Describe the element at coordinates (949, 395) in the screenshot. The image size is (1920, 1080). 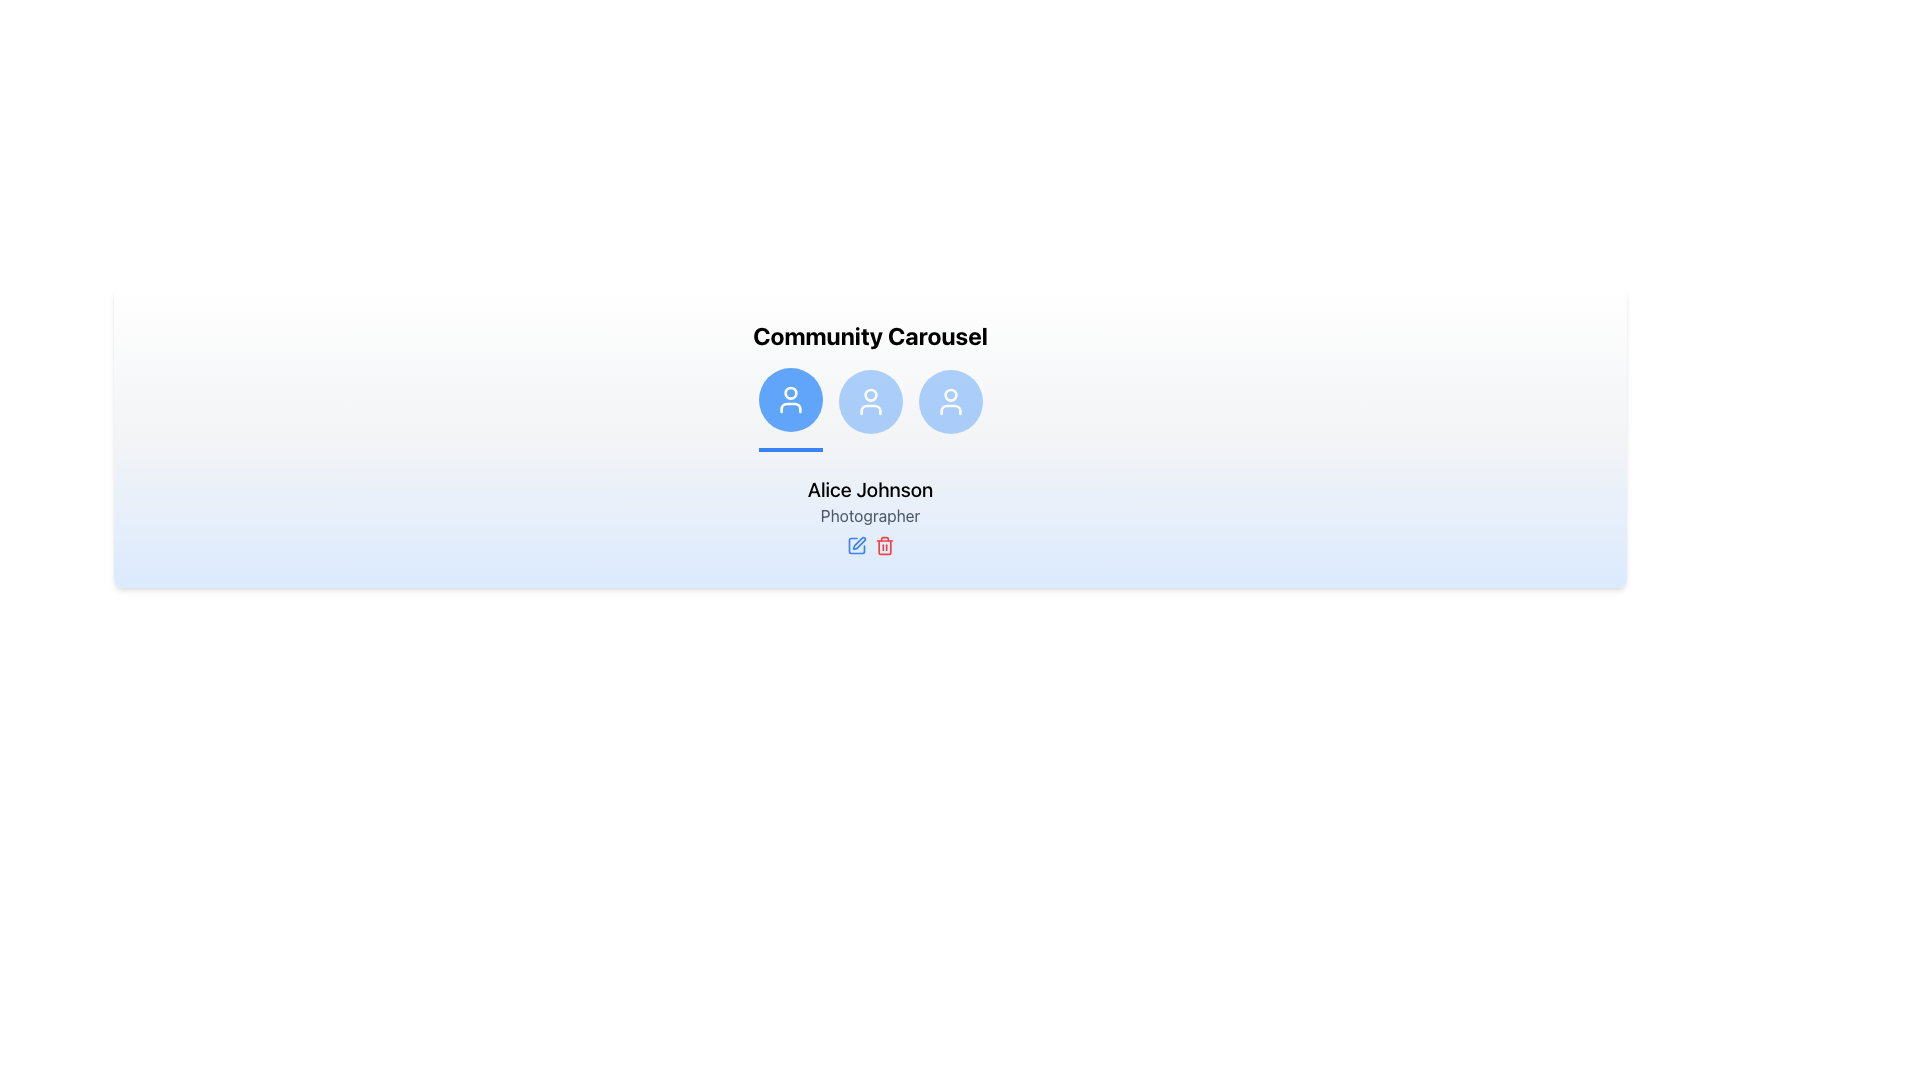
I see `the user profile icon located at the top-right of three horizontally aligned circles` at that location.